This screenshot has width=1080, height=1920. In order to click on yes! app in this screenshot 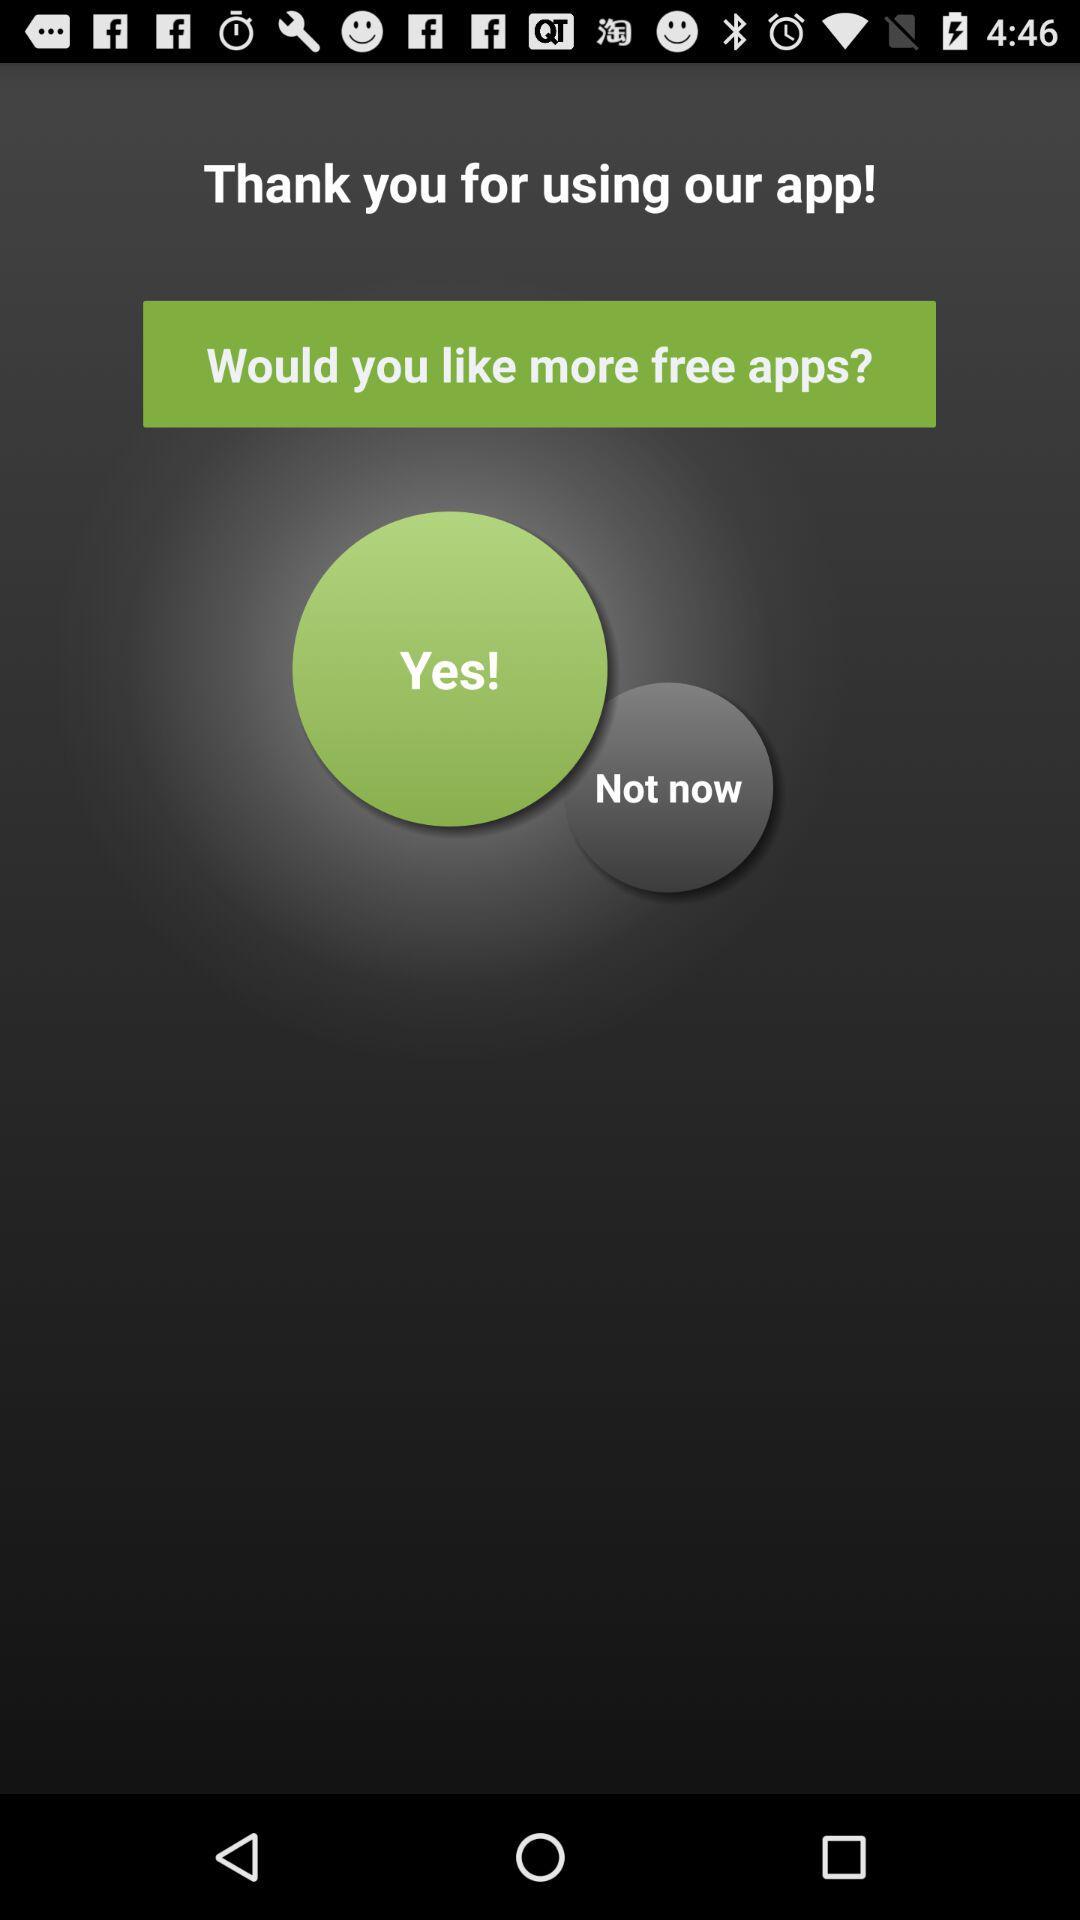, I will do `click(450, 668)`.